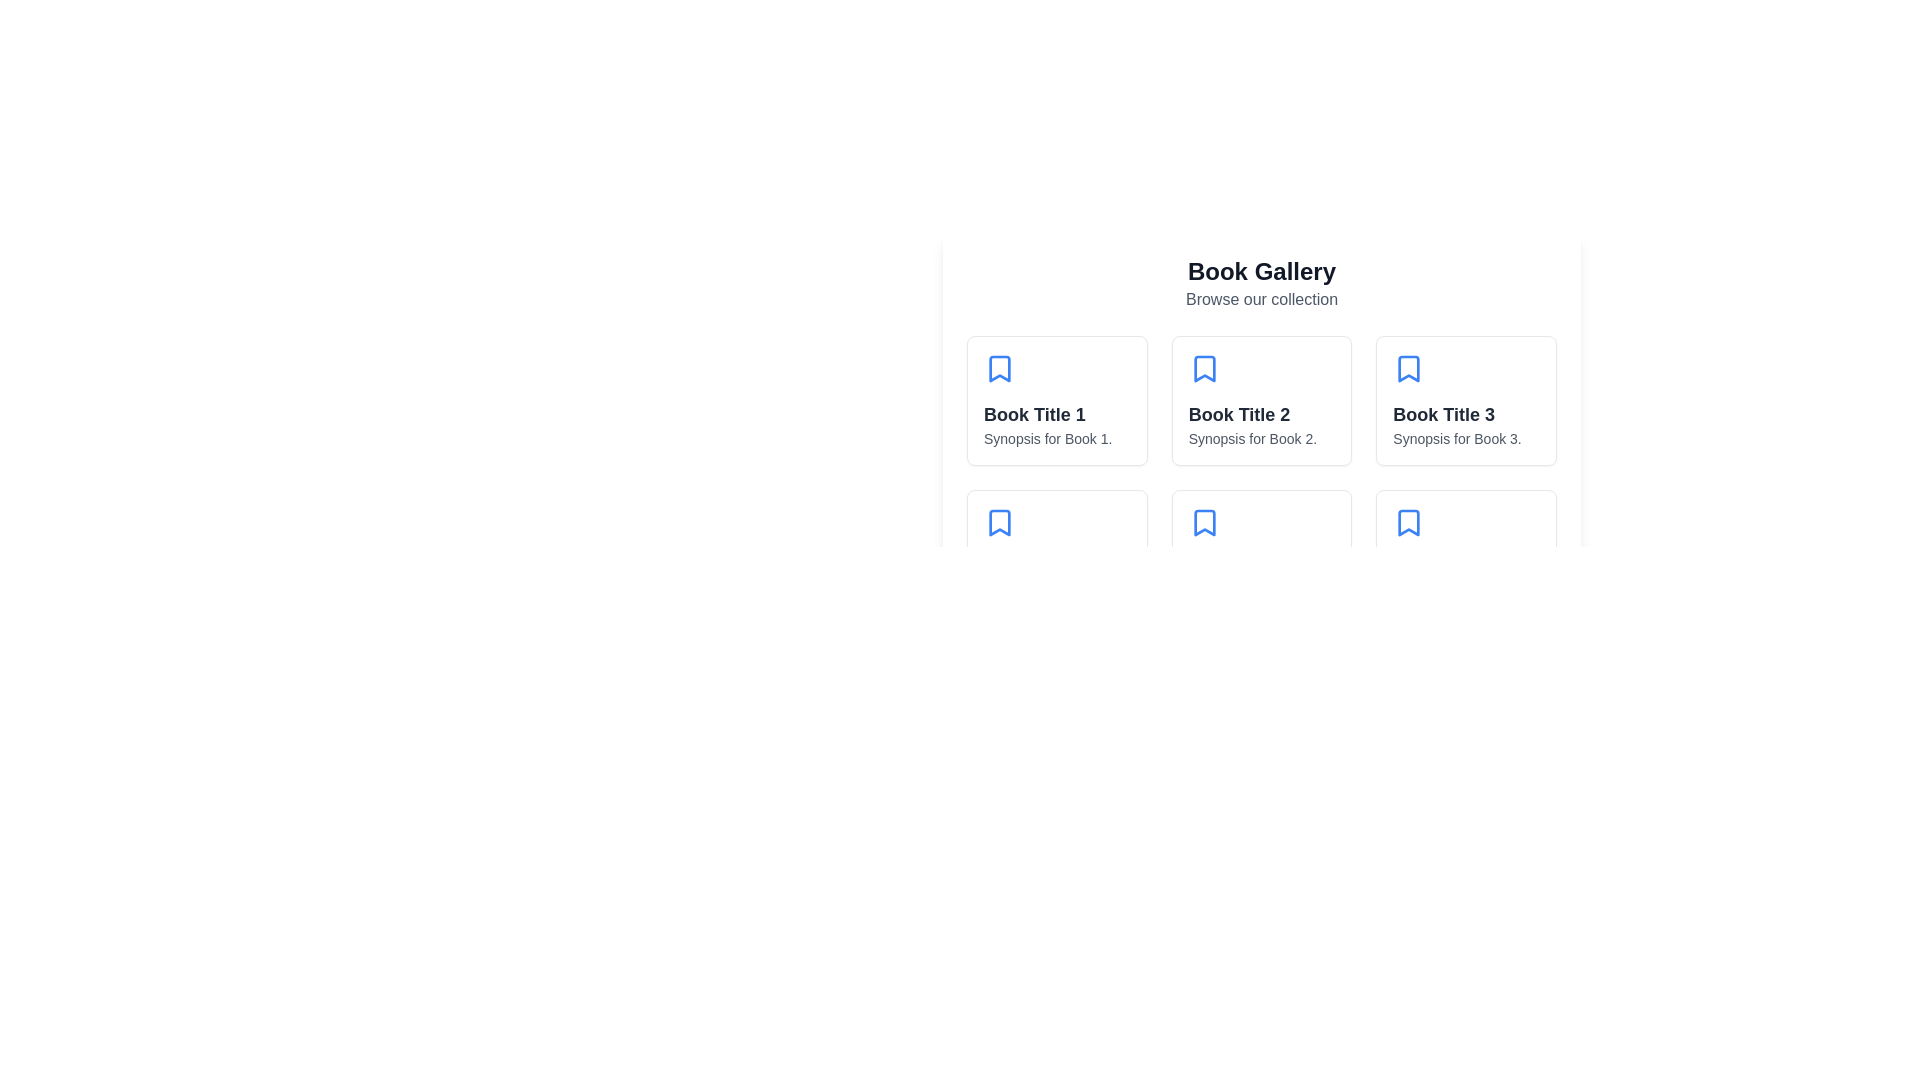 Image resolution: width=1920 pixels, height=1080 pixels. Describe the element at coordinates (1408, 369) in the screenshot. I see `the bookmark icon located at the top left of the 'Book Title 3' card` at that location.